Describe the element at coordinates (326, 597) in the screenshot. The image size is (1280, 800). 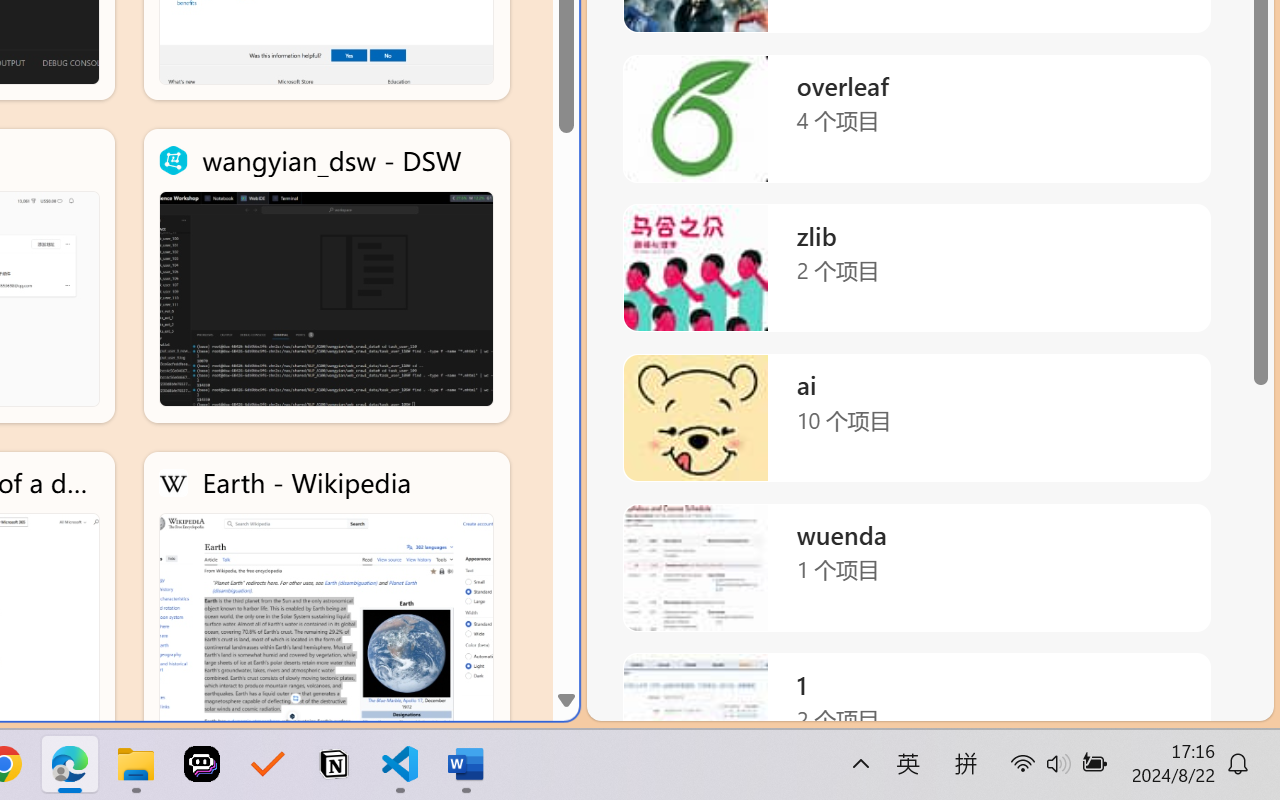
I see `'Earth - Wikipedia'` at that location.